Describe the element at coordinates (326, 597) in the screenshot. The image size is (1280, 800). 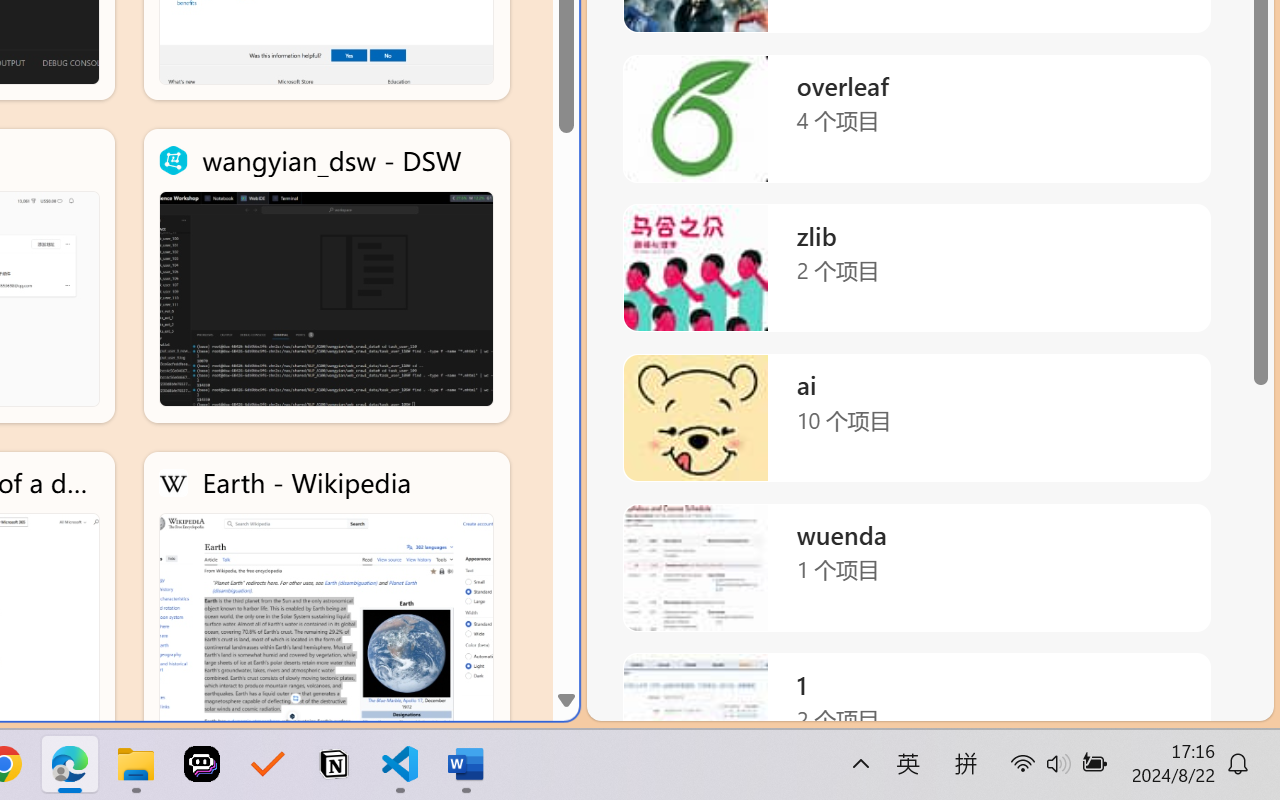
I see `'Earth - Wikipedia'` at that location.